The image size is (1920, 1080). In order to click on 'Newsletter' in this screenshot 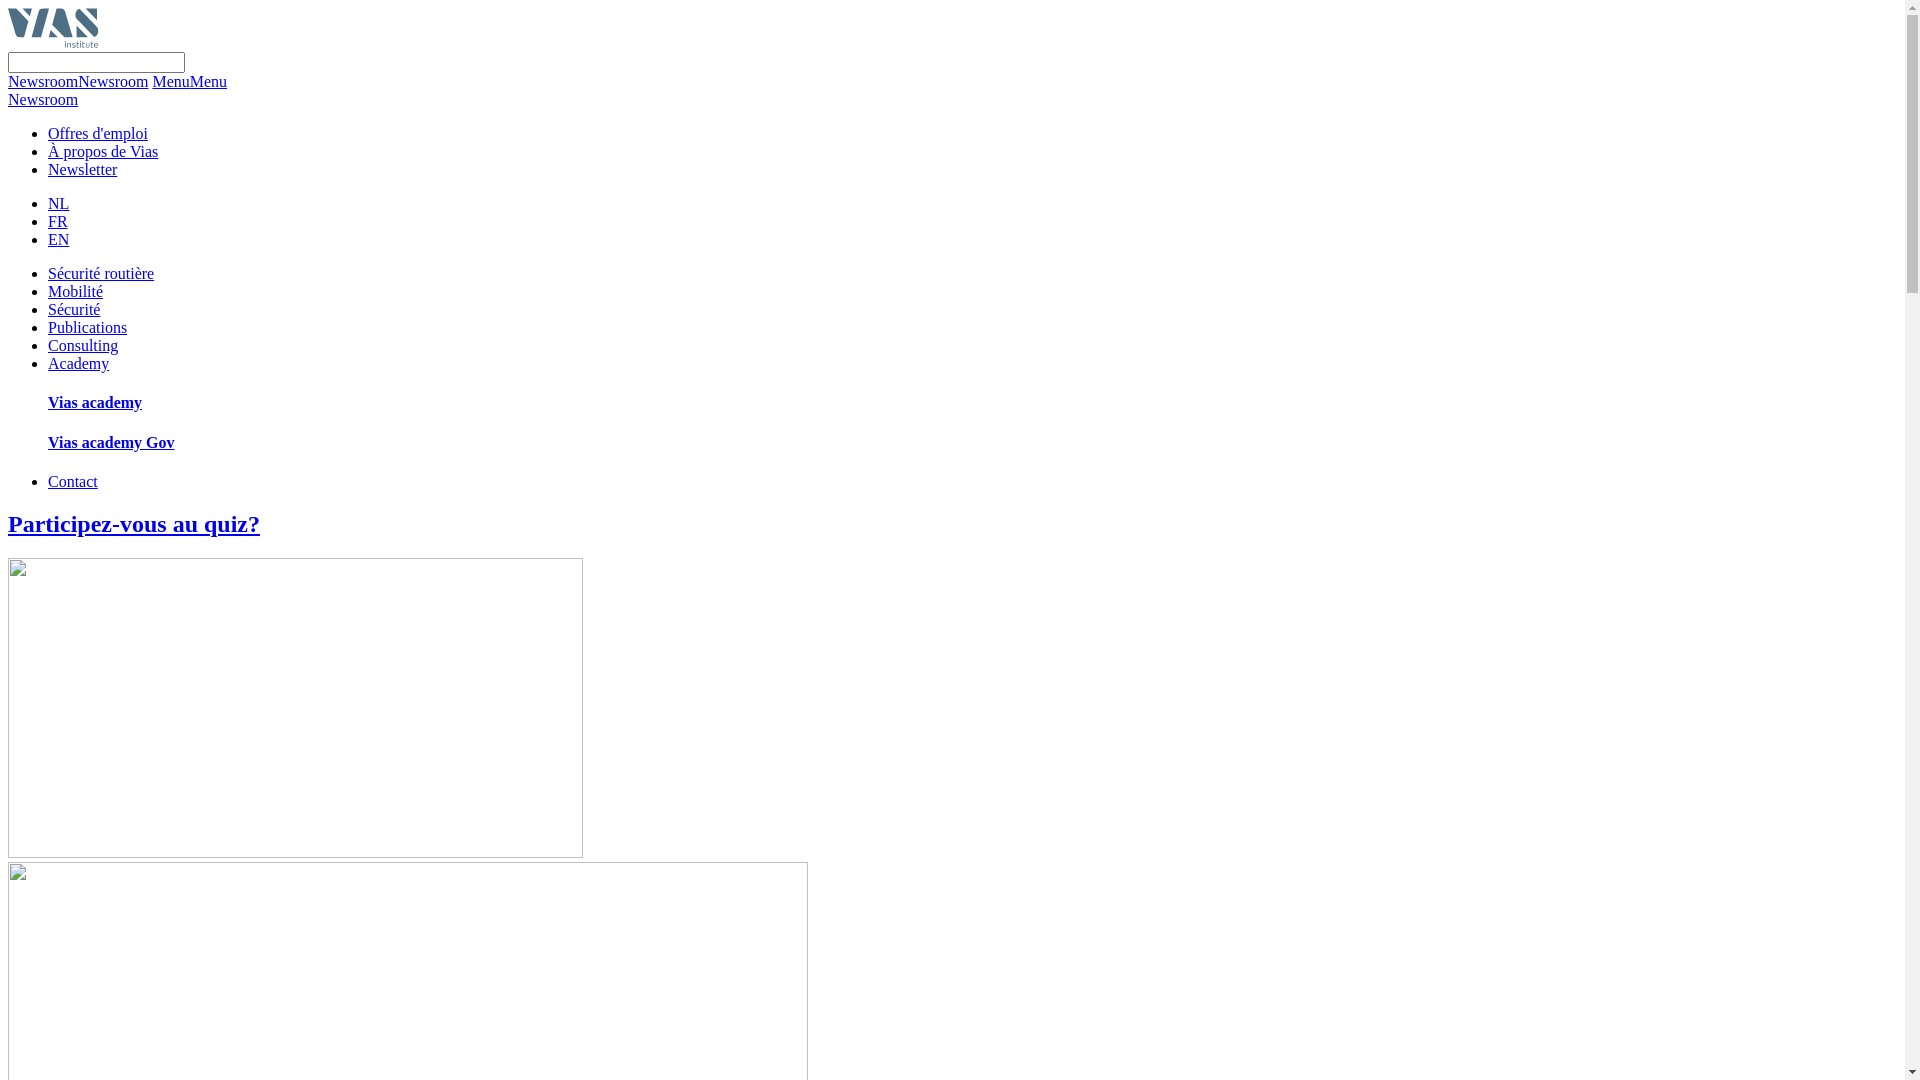, I will do `click(81, 168)`.